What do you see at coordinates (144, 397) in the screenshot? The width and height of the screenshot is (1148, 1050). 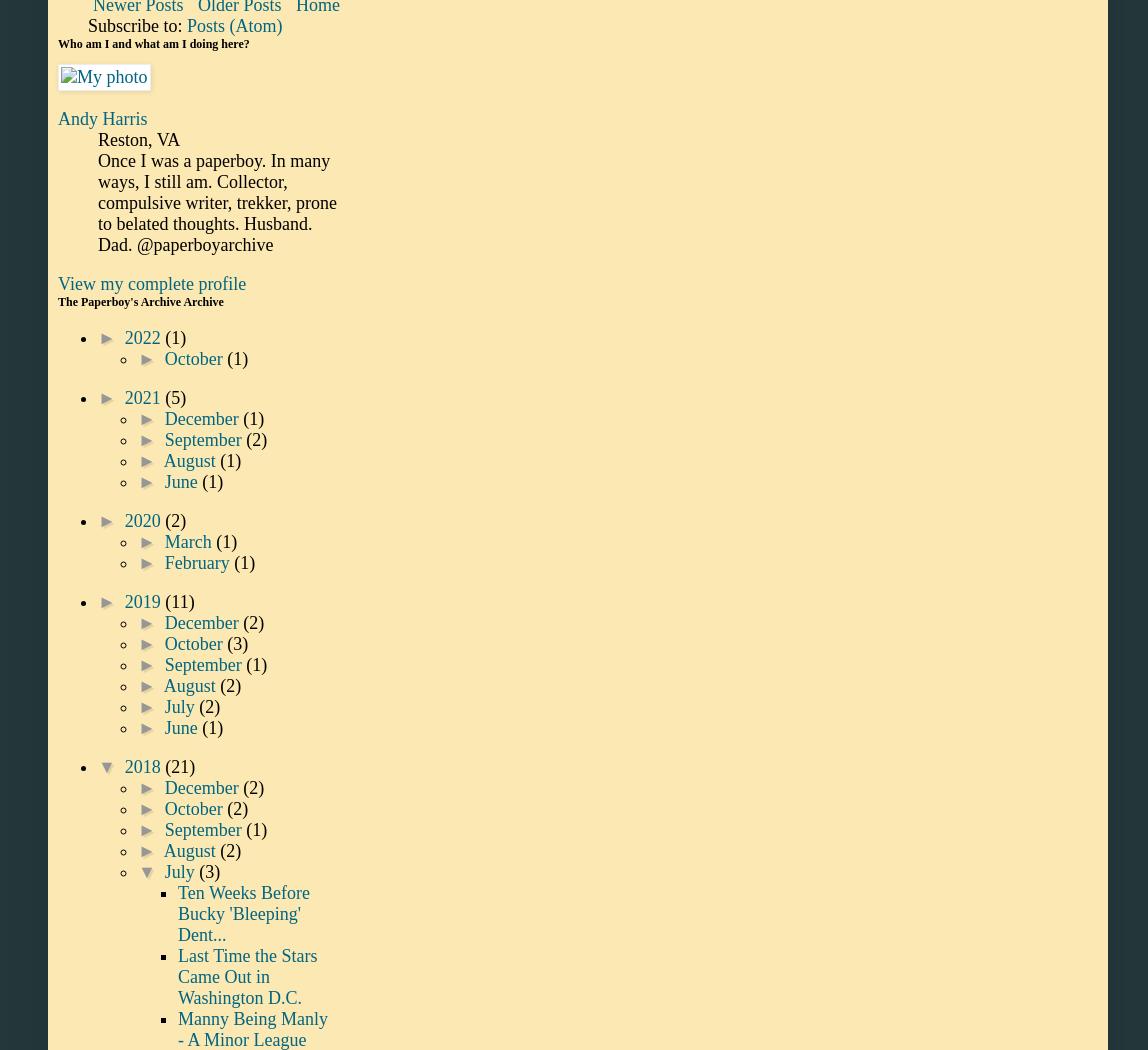 I see `'2021'` at bounding box center [144, 397].